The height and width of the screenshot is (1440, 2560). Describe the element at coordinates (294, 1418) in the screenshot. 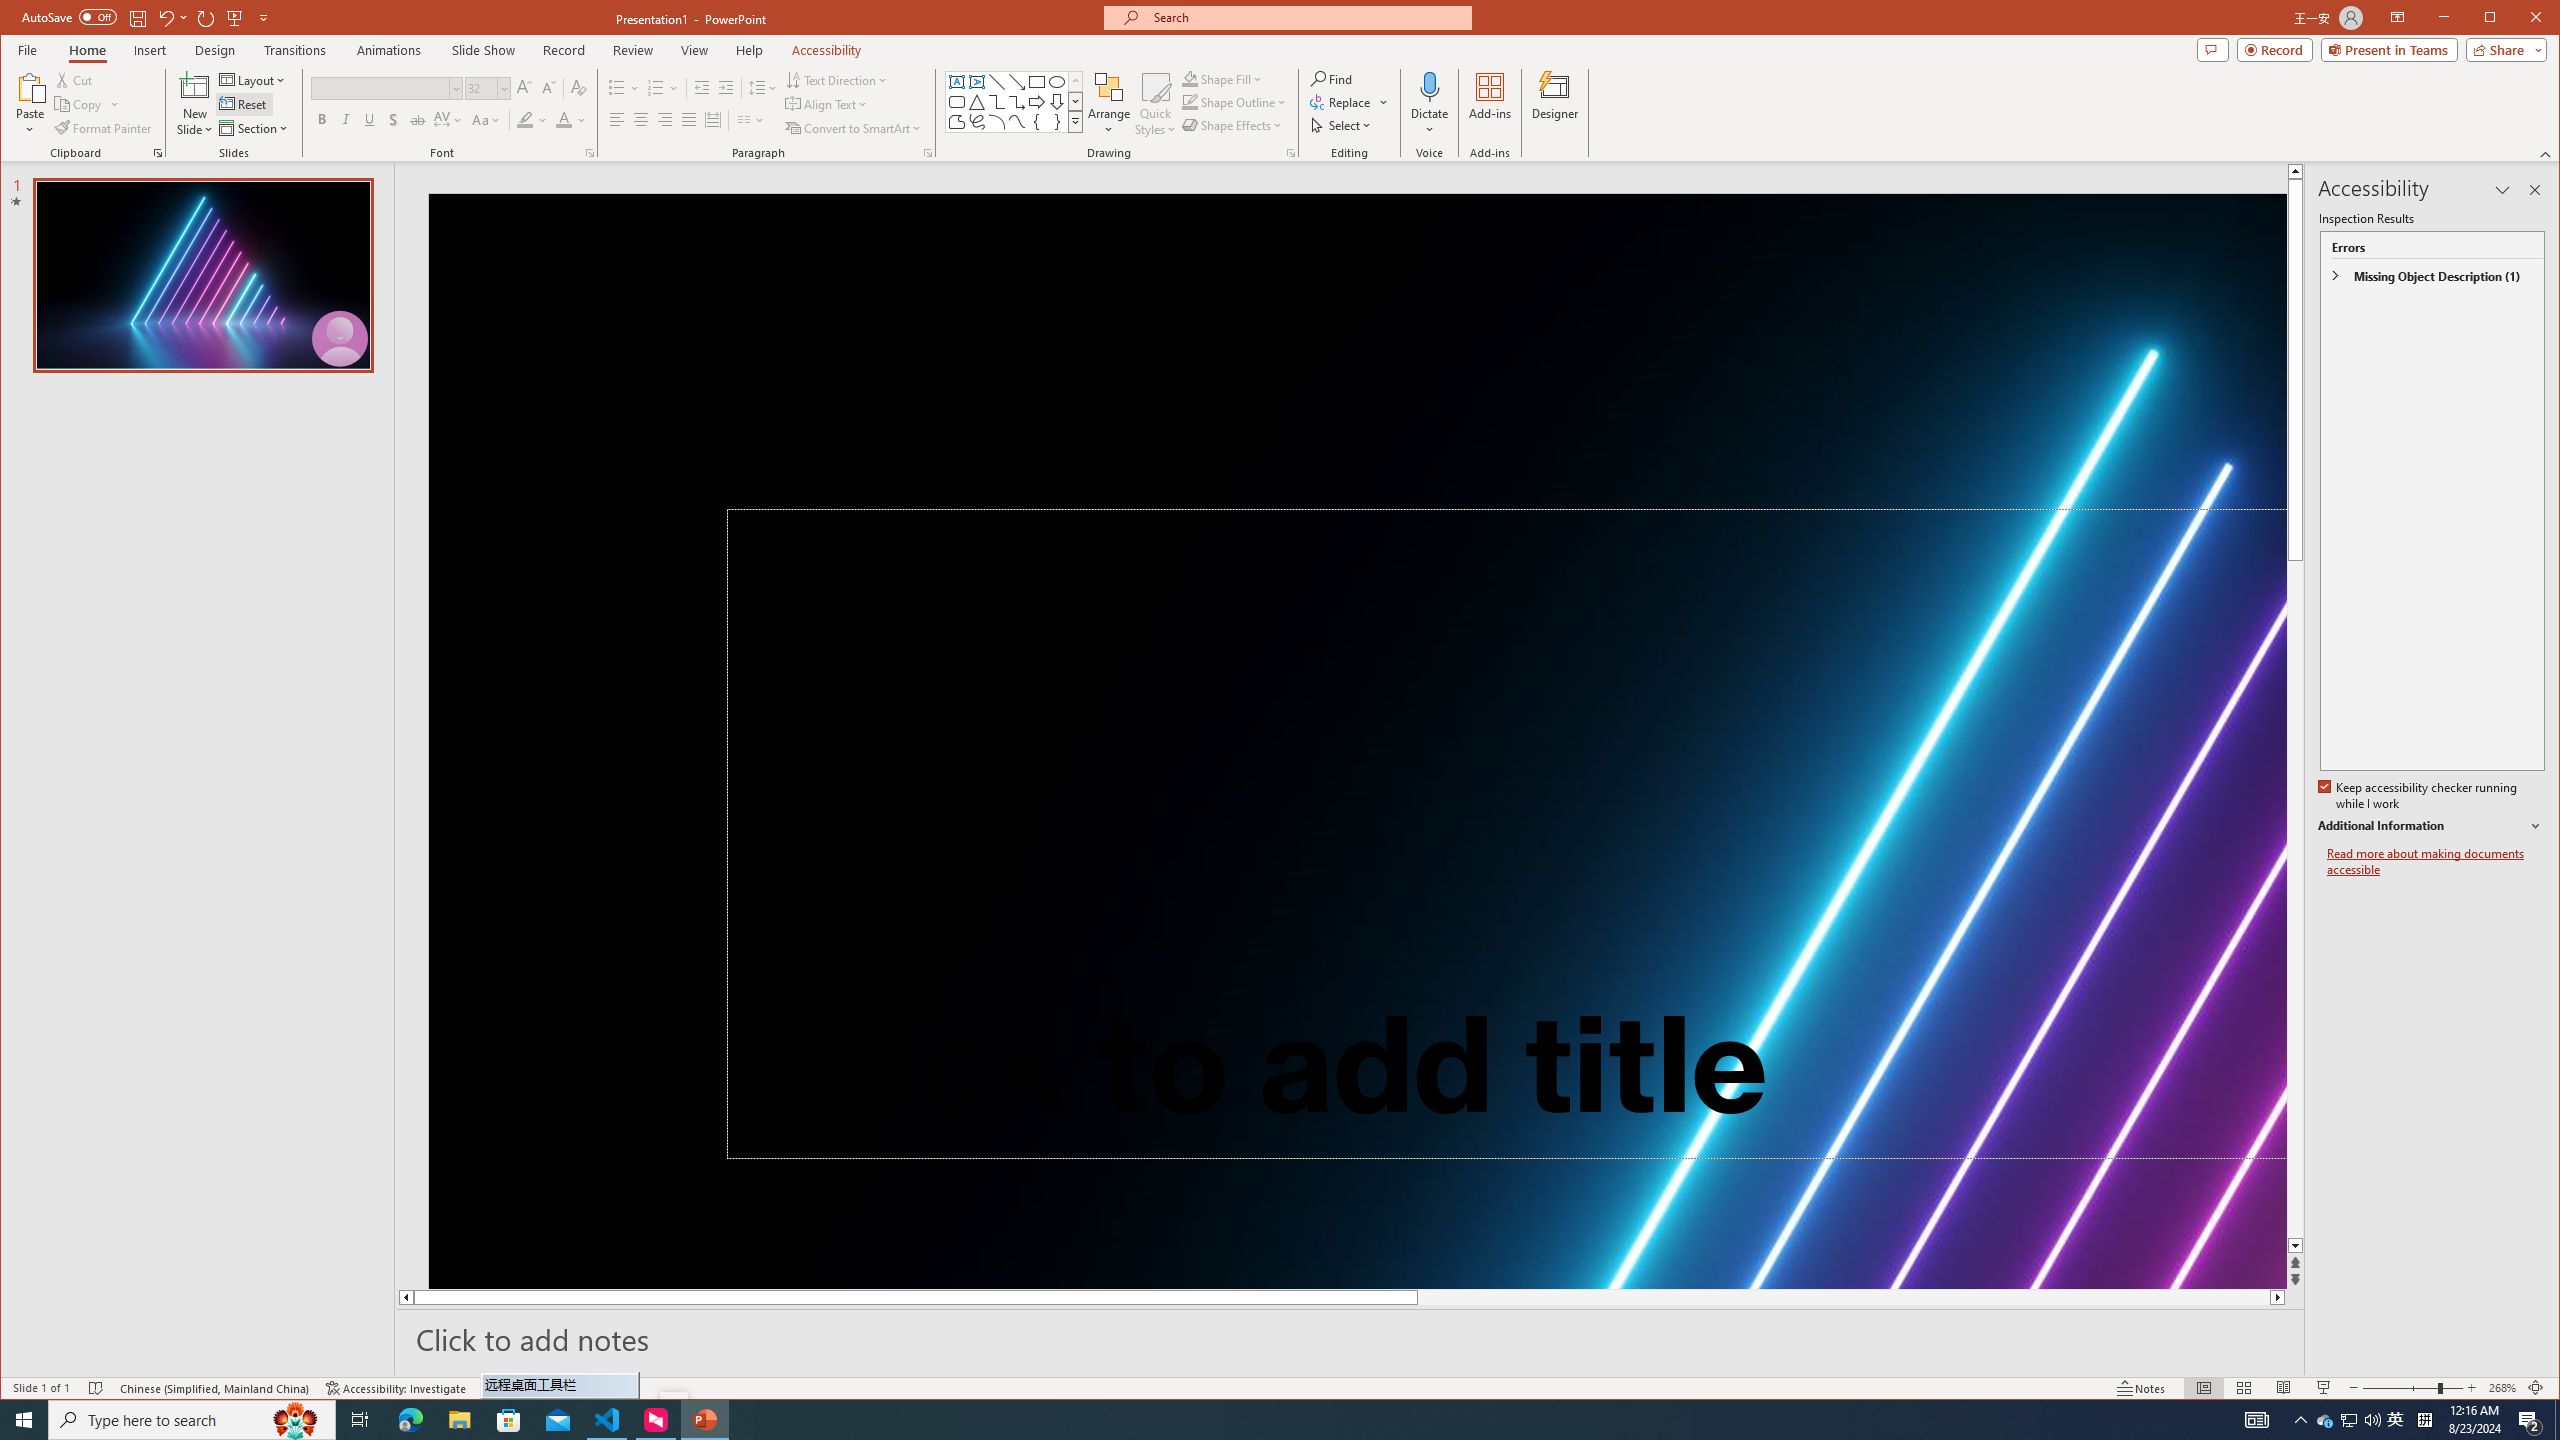

I see `'Search highlights icon opens search home window'` at that location.